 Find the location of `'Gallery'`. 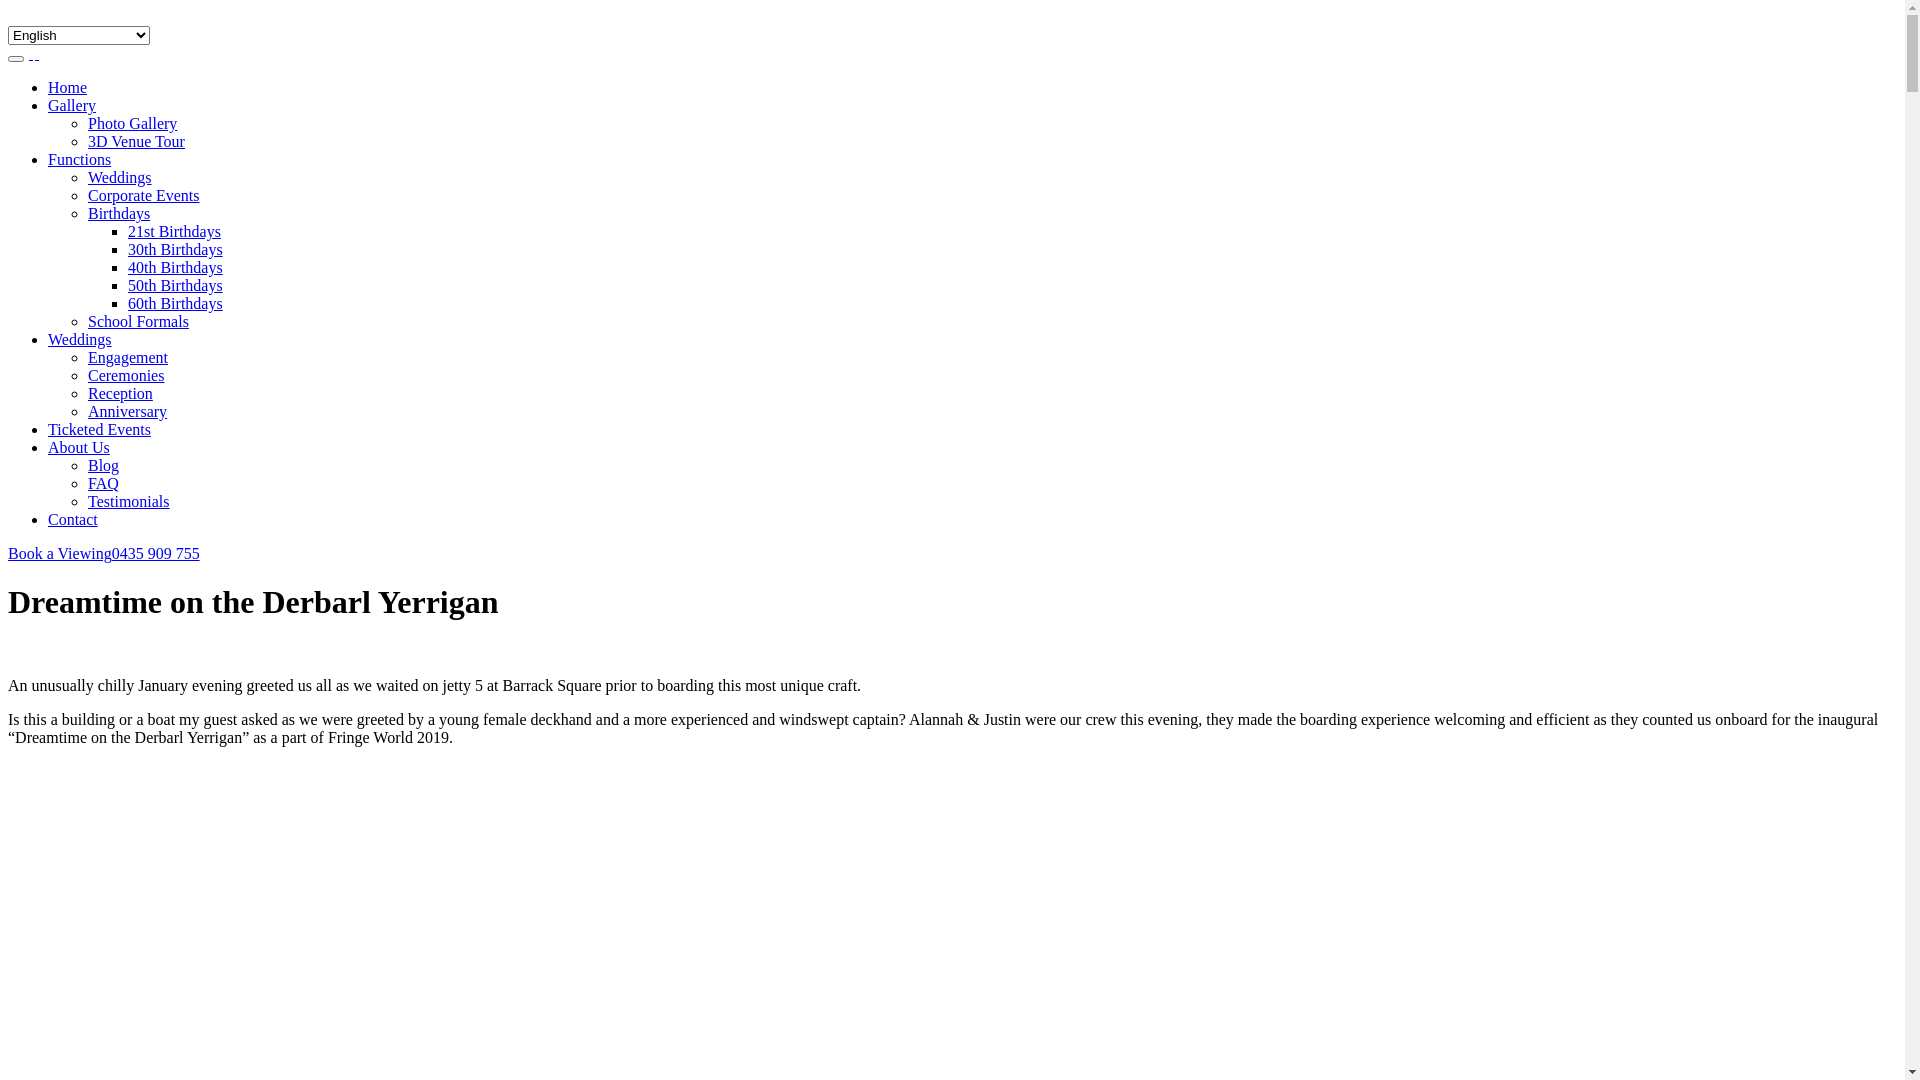

'Gallery' is located at coordinates (48, 105).